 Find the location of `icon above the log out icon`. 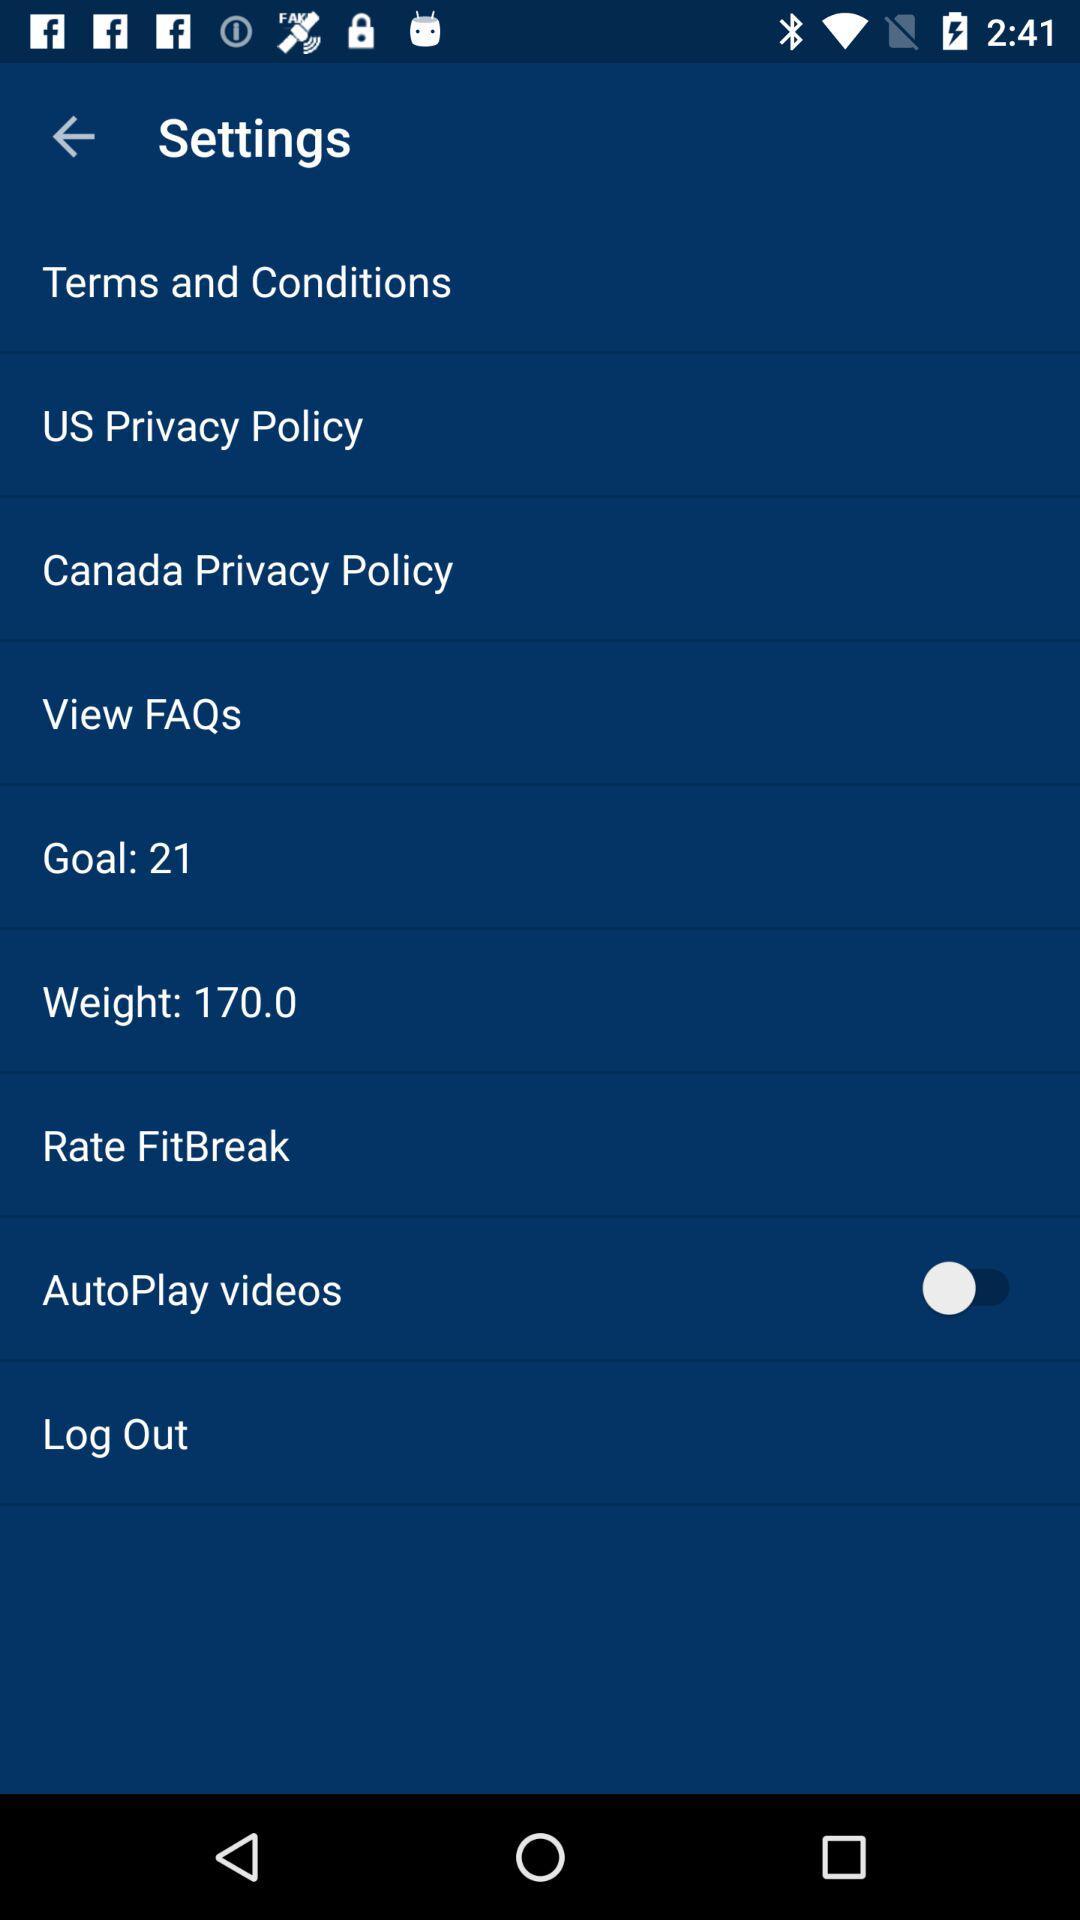

icon above the log out icon is located at coordinates (192, 1288).